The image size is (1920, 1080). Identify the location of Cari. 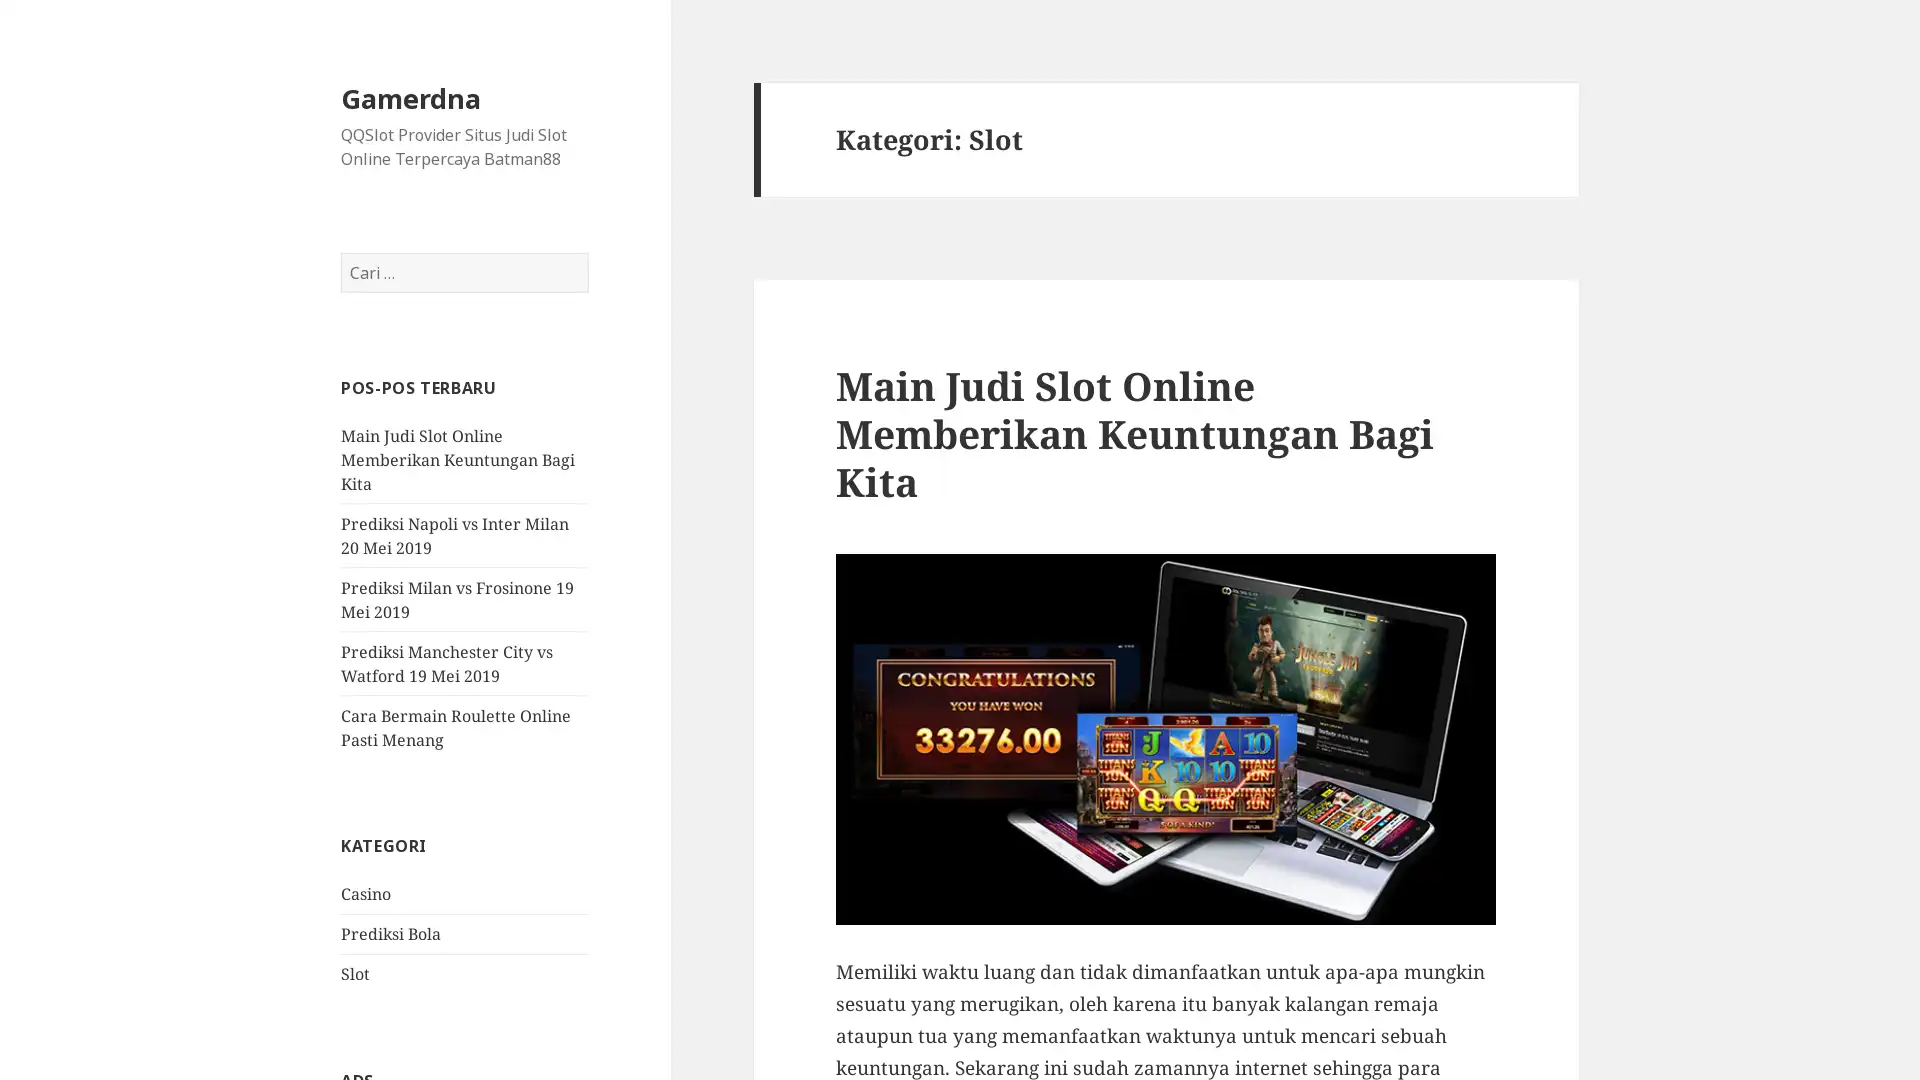
(587, 252).